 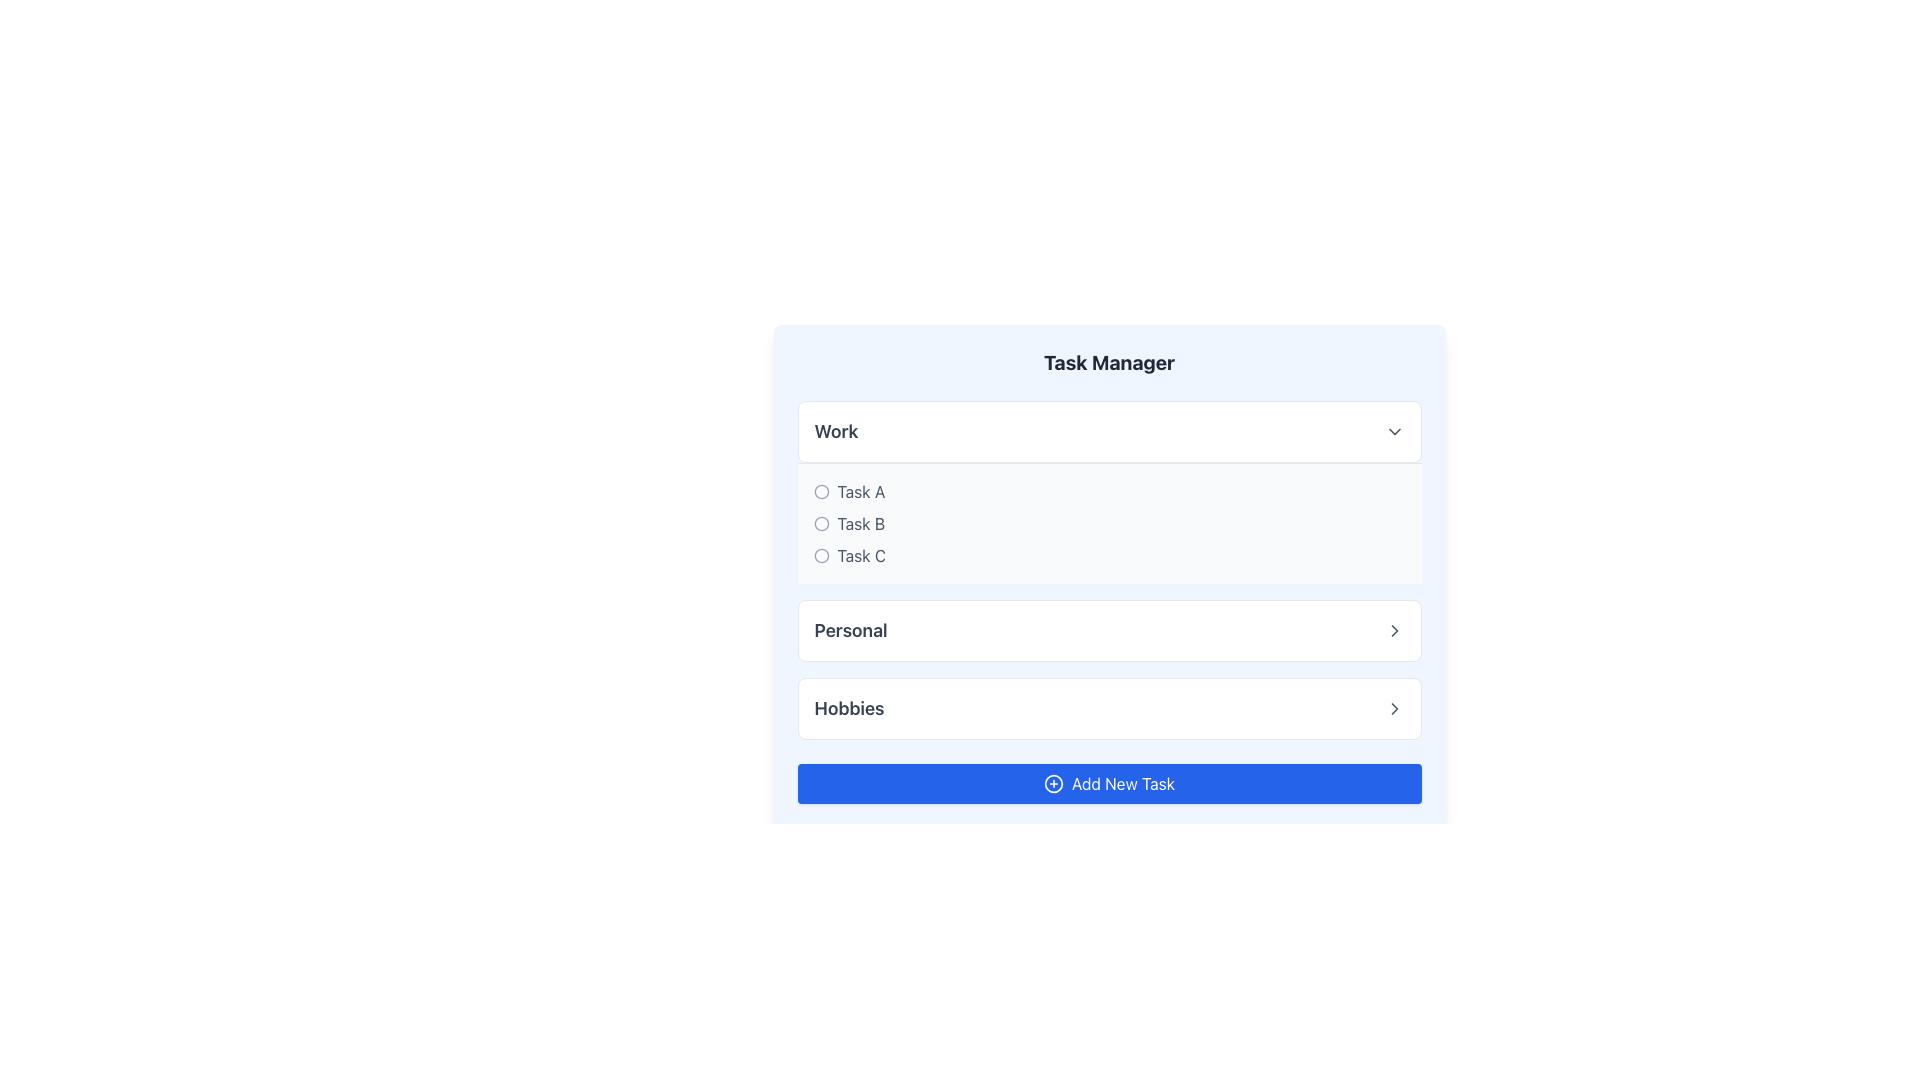 What do you see at coordinates (1393, 708) in the screenshot?
I see `the right-facing gray chevron icon located in the 'Hobbies' section` at bounding box center [1393, 708].